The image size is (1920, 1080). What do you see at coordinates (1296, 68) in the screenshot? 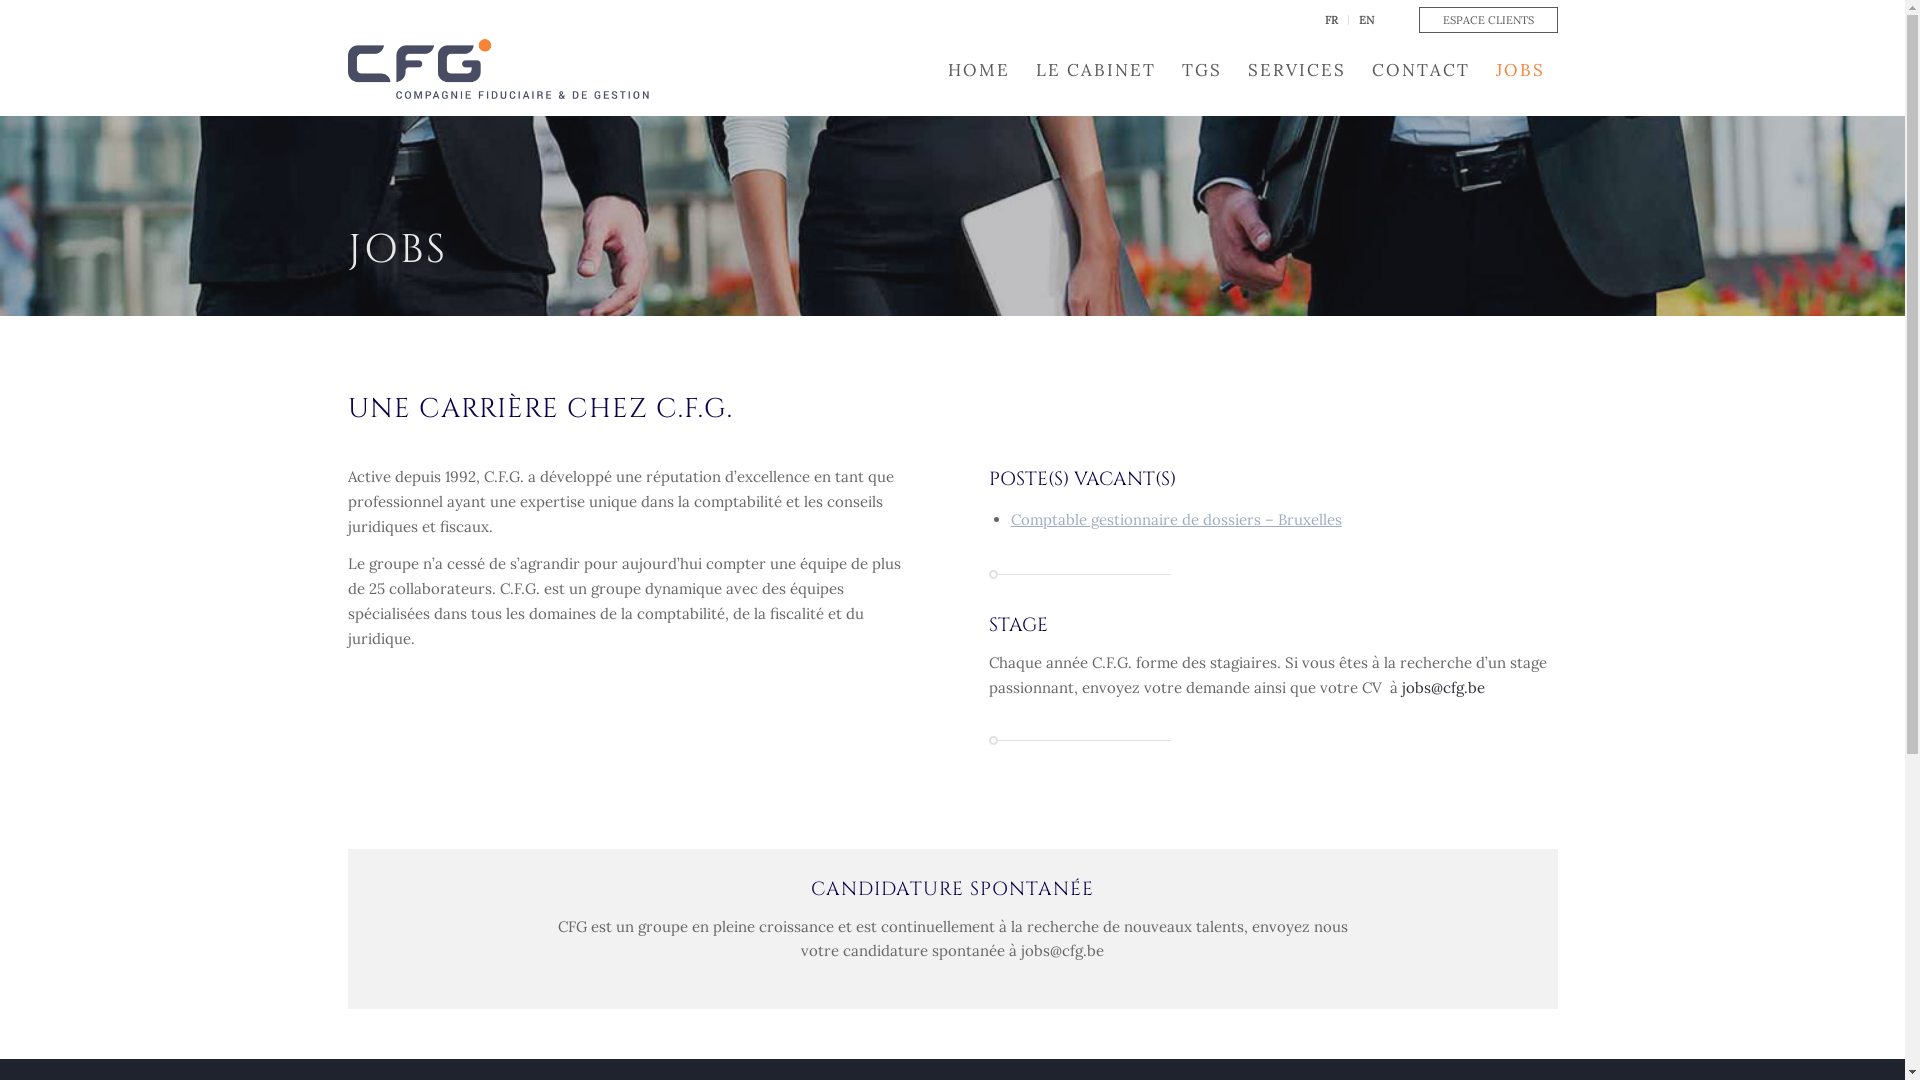
I see `'SERVICES'` at bounding box center [1296, 68].